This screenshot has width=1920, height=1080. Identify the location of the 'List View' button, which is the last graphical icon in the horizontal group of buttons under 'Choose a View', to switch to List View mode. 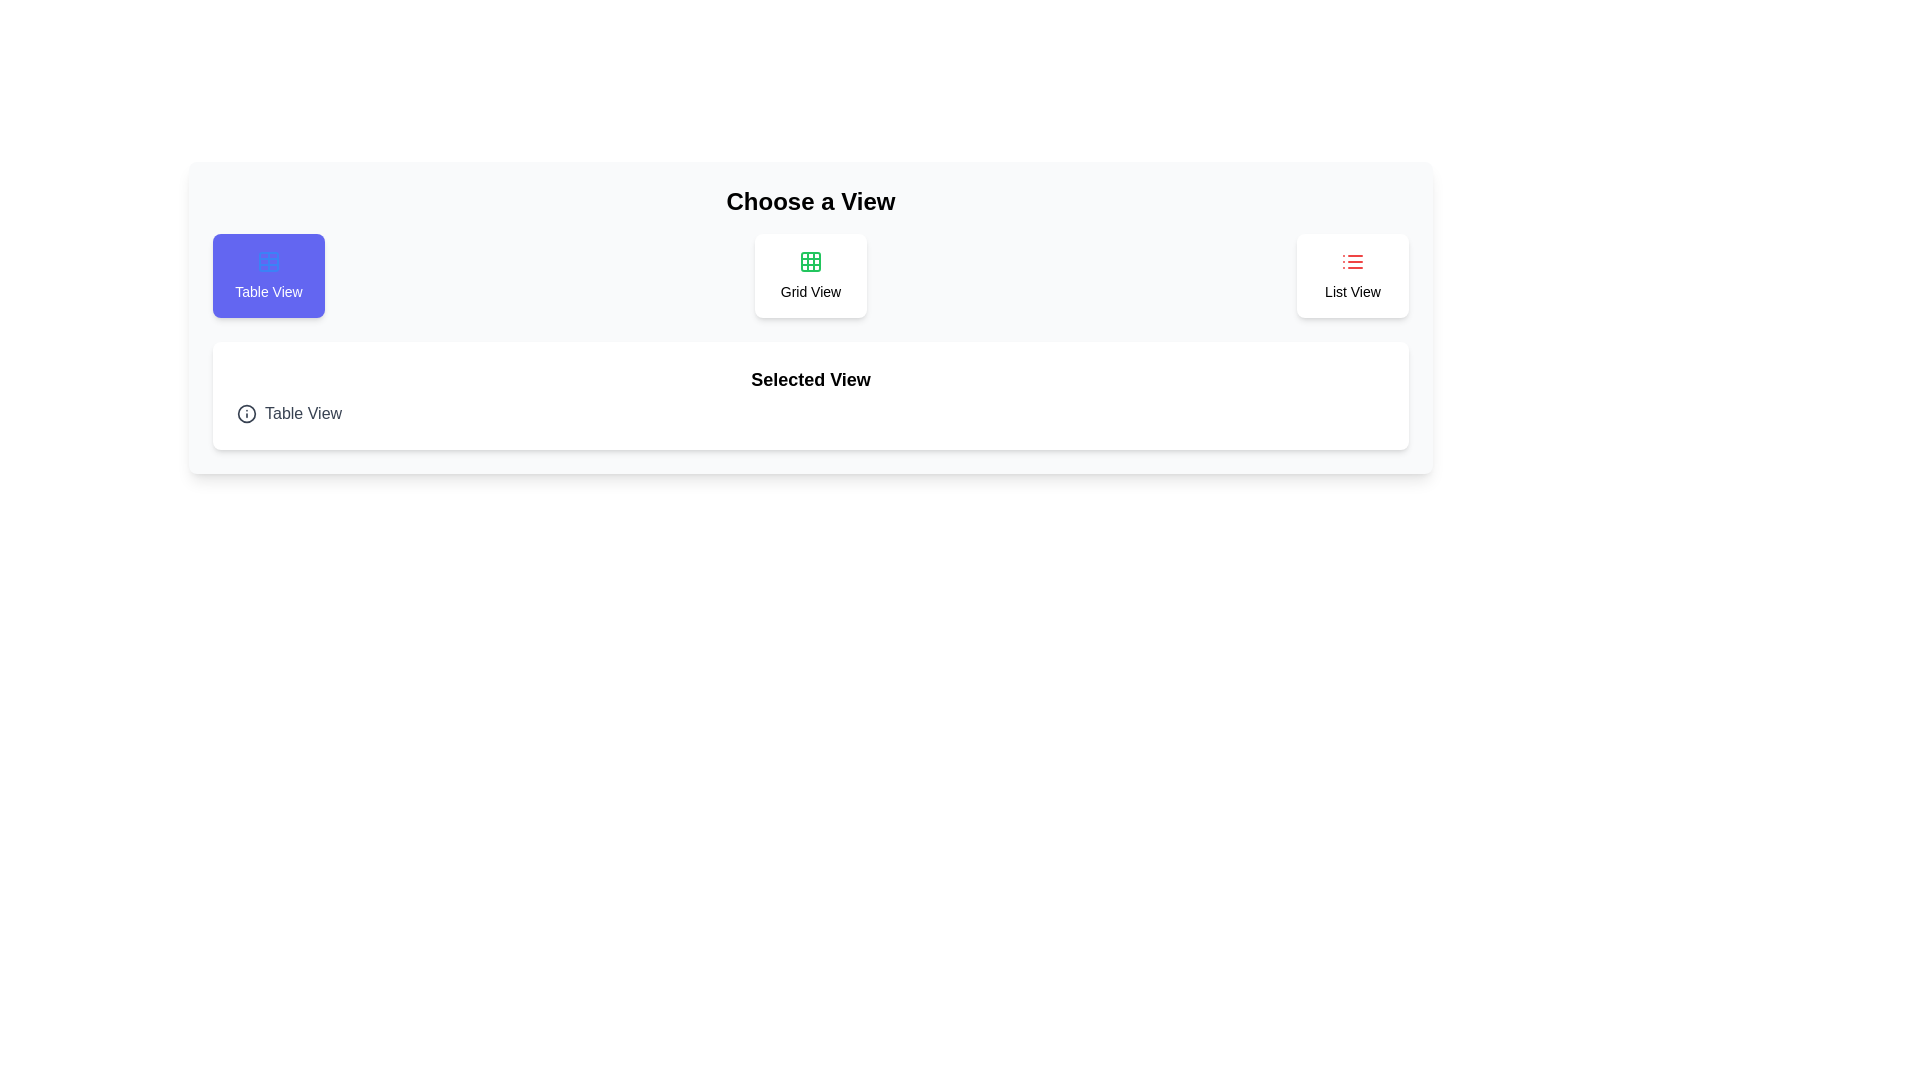
(1353, 261).